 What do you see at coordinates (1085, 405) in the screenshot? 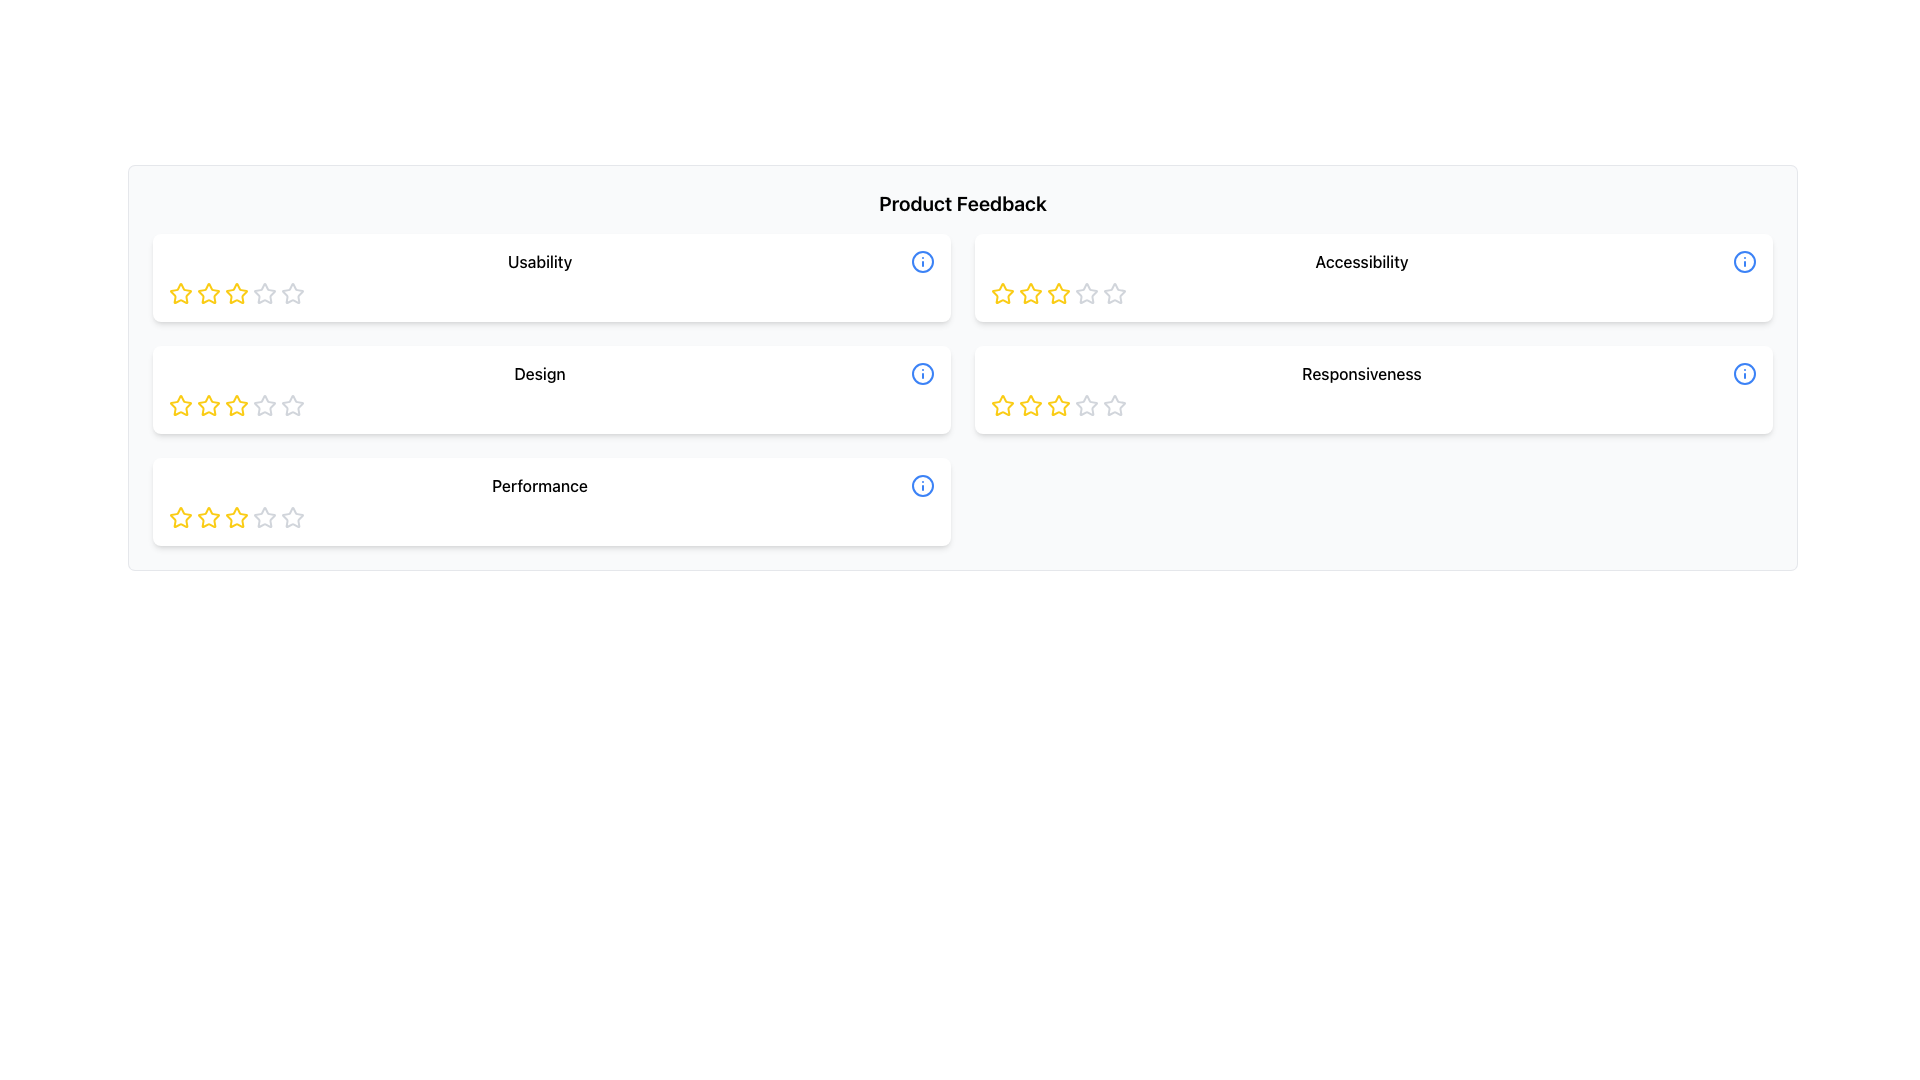
I see `the fourth star icon in the 'Responsiveness' rating system` at bounding box center [1085, 405].